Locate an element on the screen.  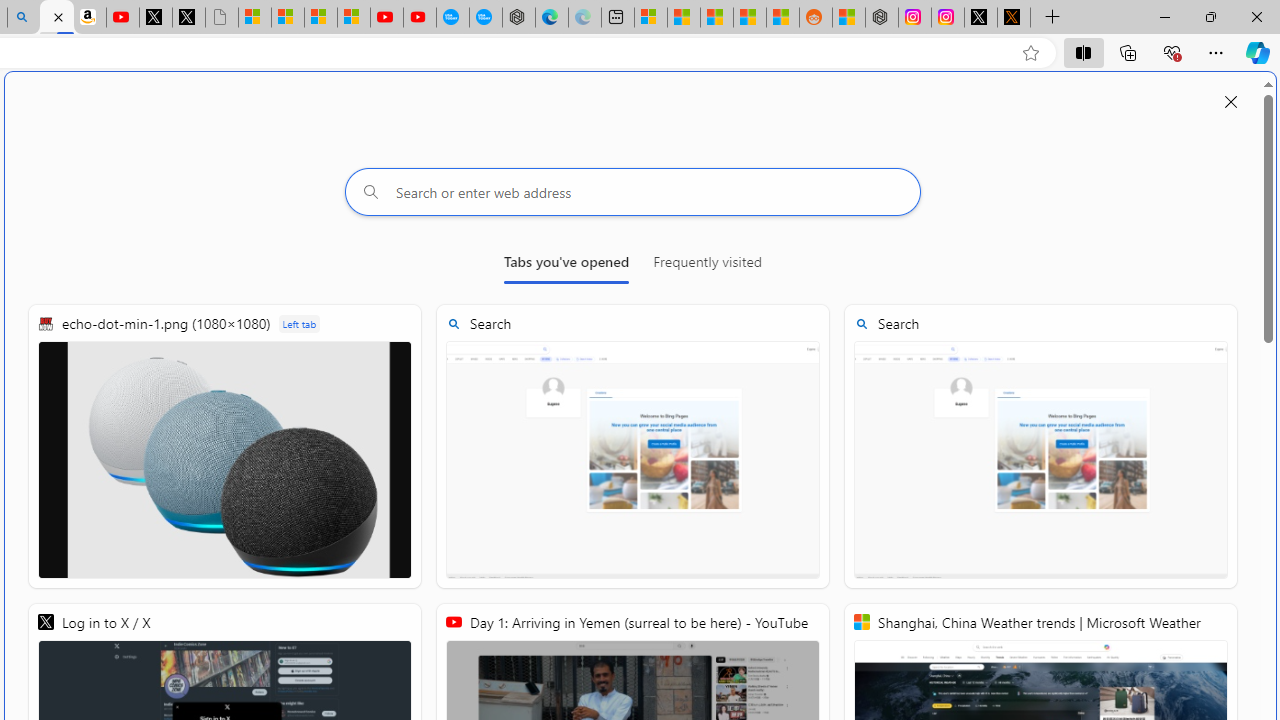
'Close tab' is located at coordinates (58, 17).